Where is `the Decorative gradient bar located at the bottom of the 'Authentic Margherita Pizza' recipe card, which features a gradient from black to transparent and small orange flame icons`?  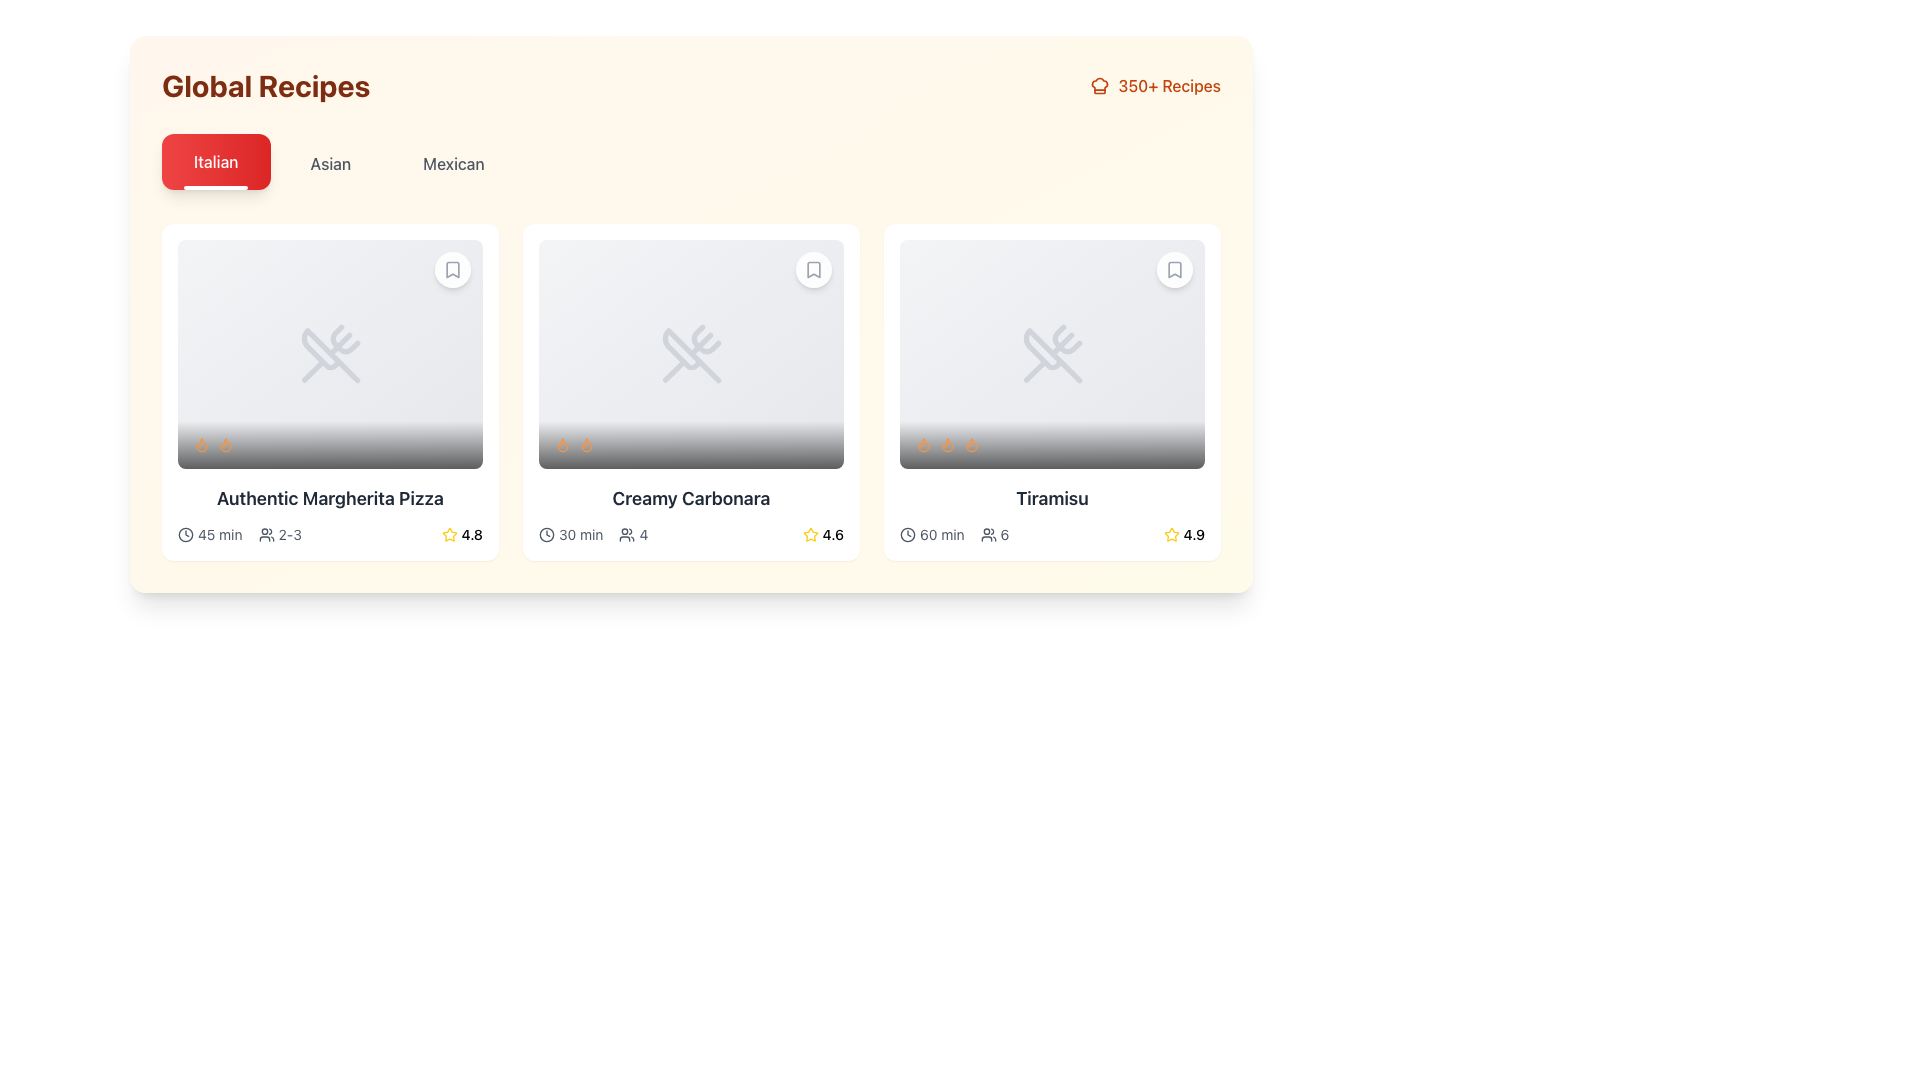
the Decorative gradient bar located at the bottom of the 'Authentic Margherita Pizza' recipe card, which features a gradient from black to transparent and small orange flame icons is located at coordinates (330, 443).